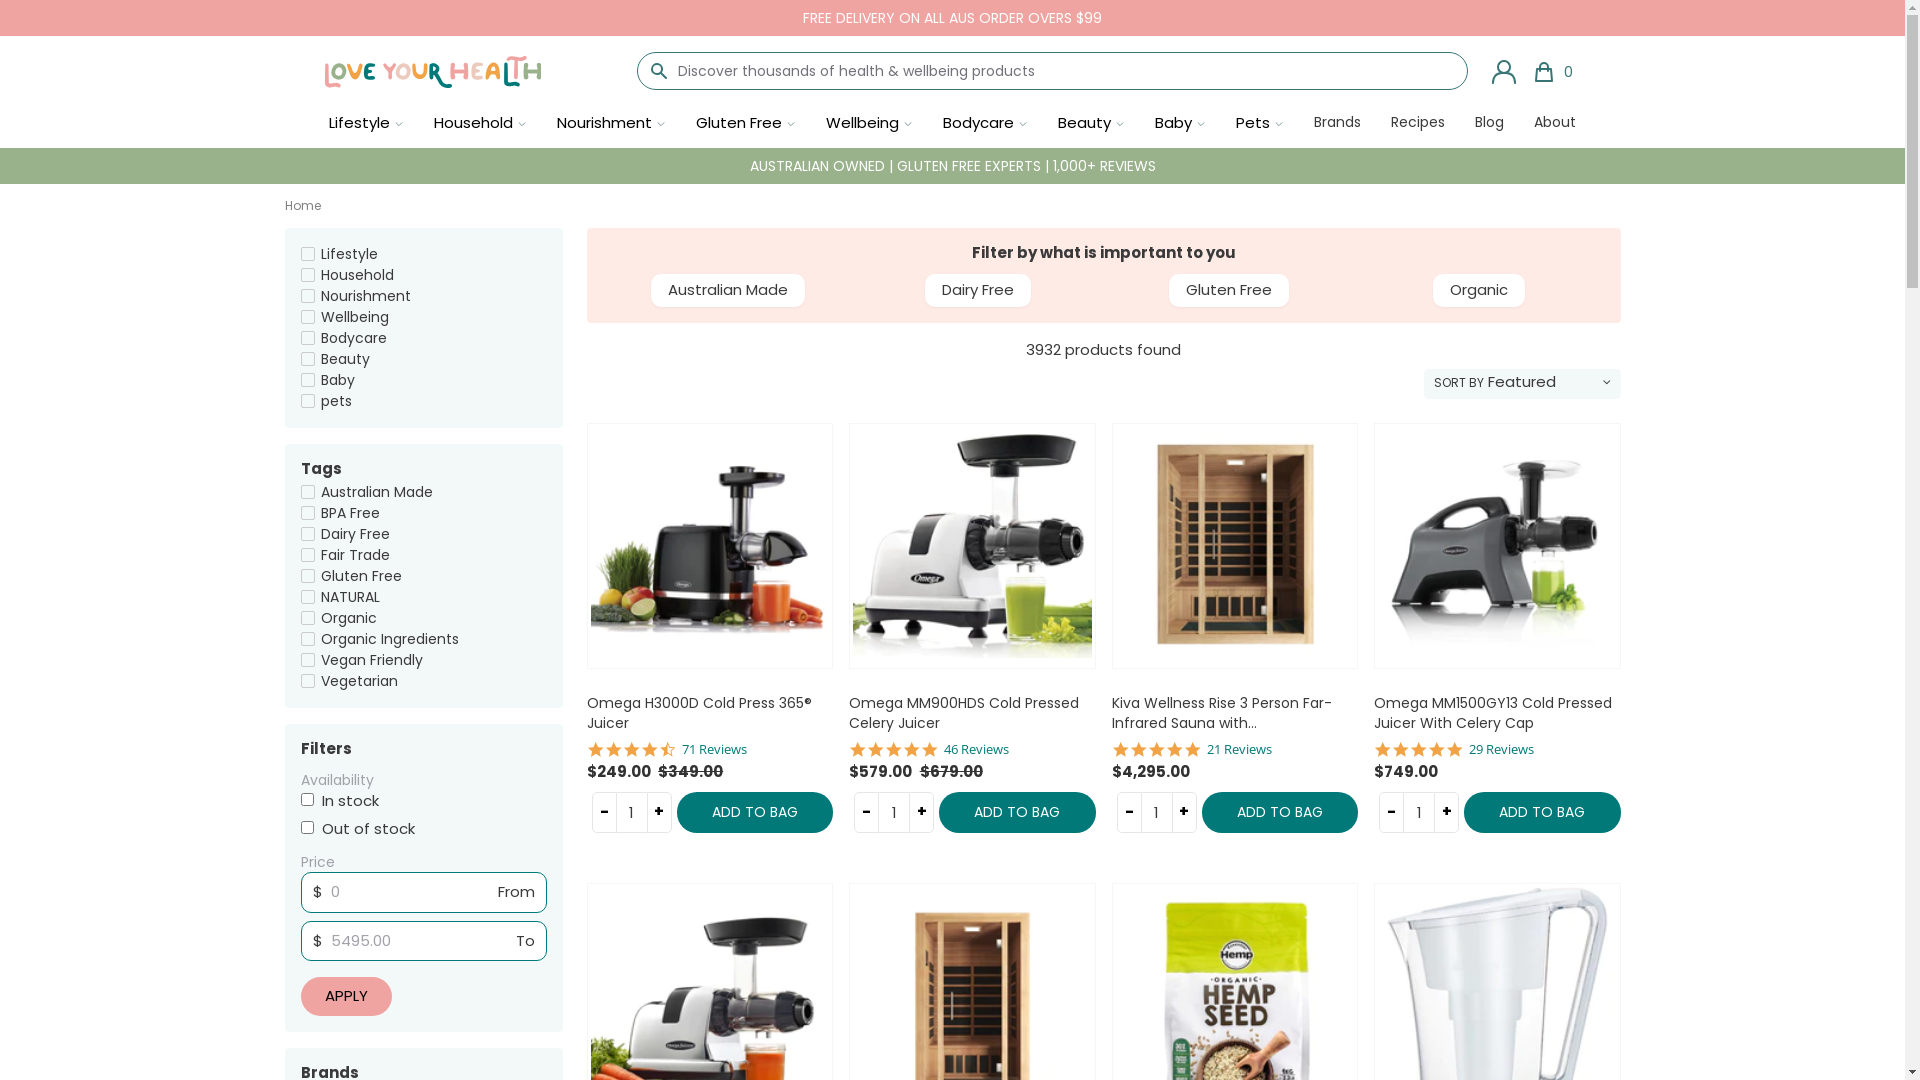  Describe the element at coordinates (943, 749) in the screenshot. I see `'46 Reviews'` at that location.